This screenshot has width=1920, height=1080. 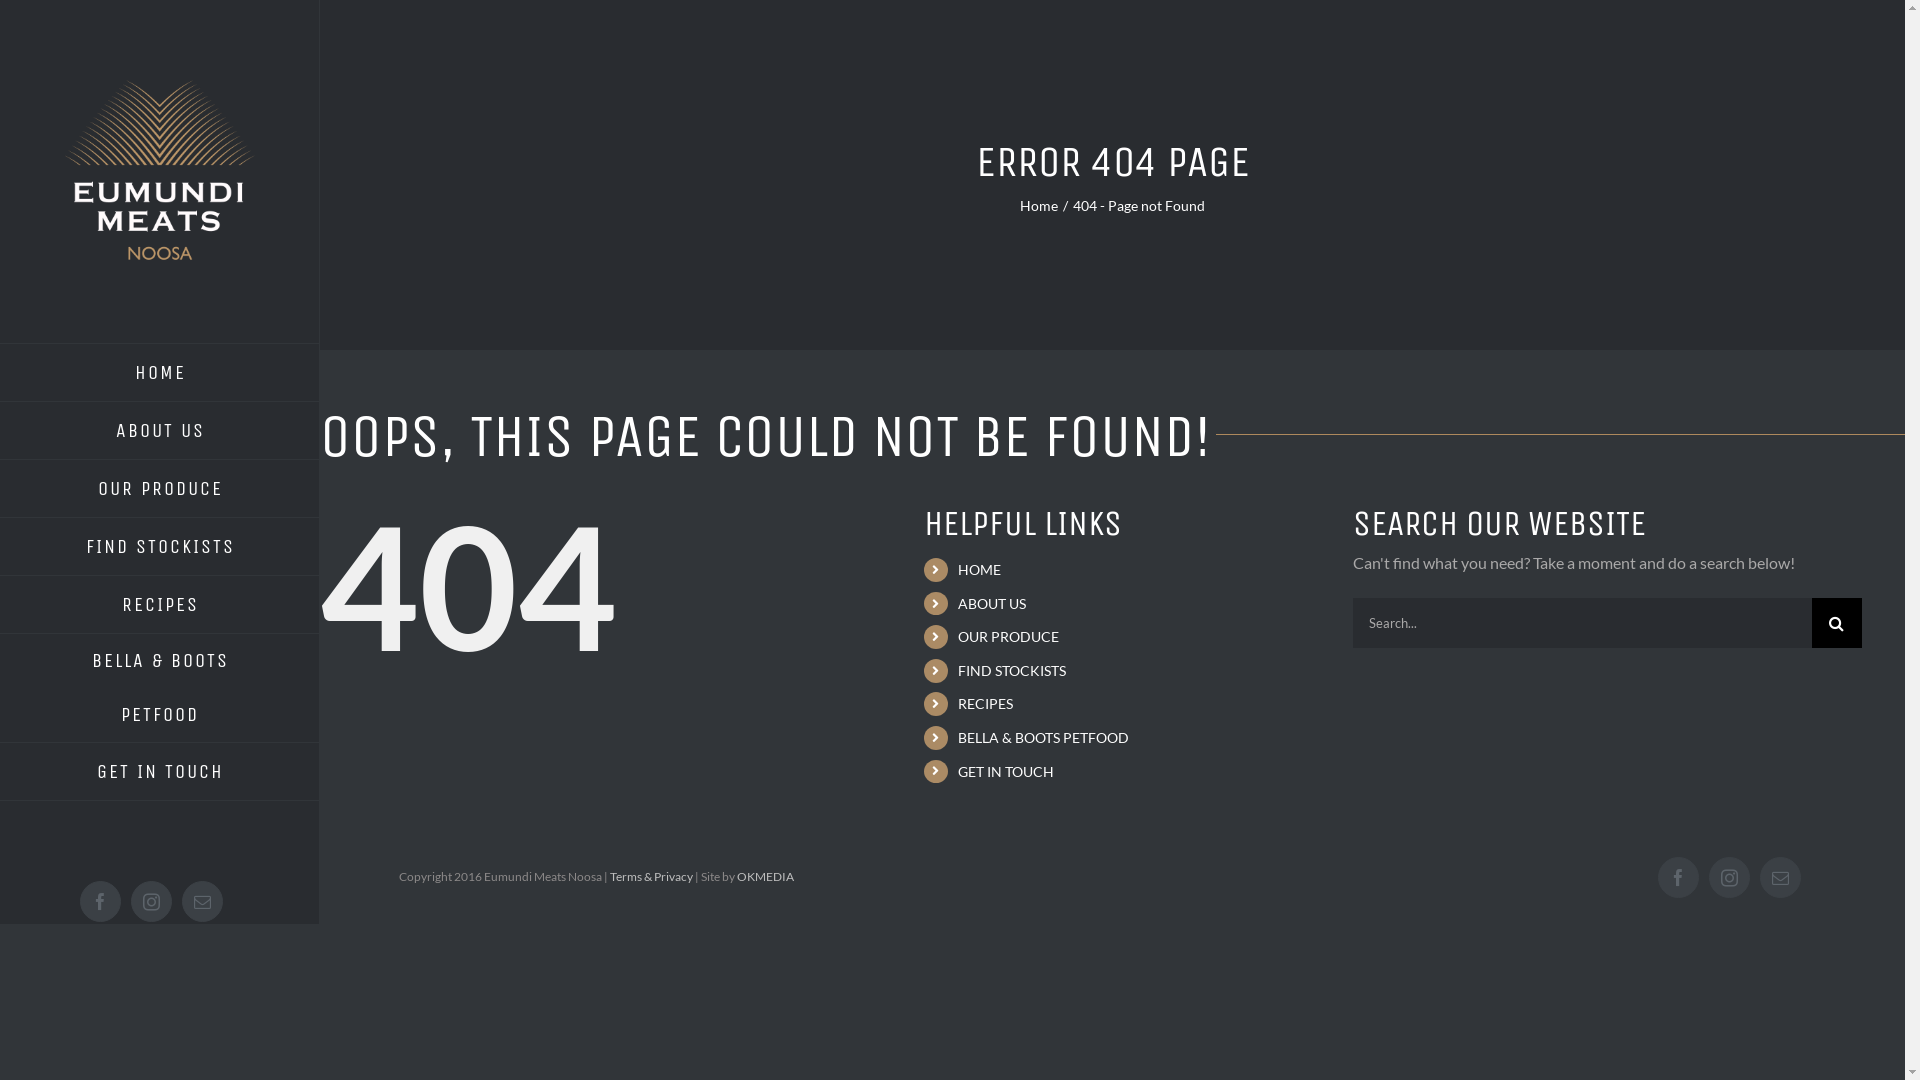 What do you see at coordinates (1042, 737) in the screenshot?
I see `'BELLA & BOOTS PETFOOD'` at bounding box center [1042, 737].